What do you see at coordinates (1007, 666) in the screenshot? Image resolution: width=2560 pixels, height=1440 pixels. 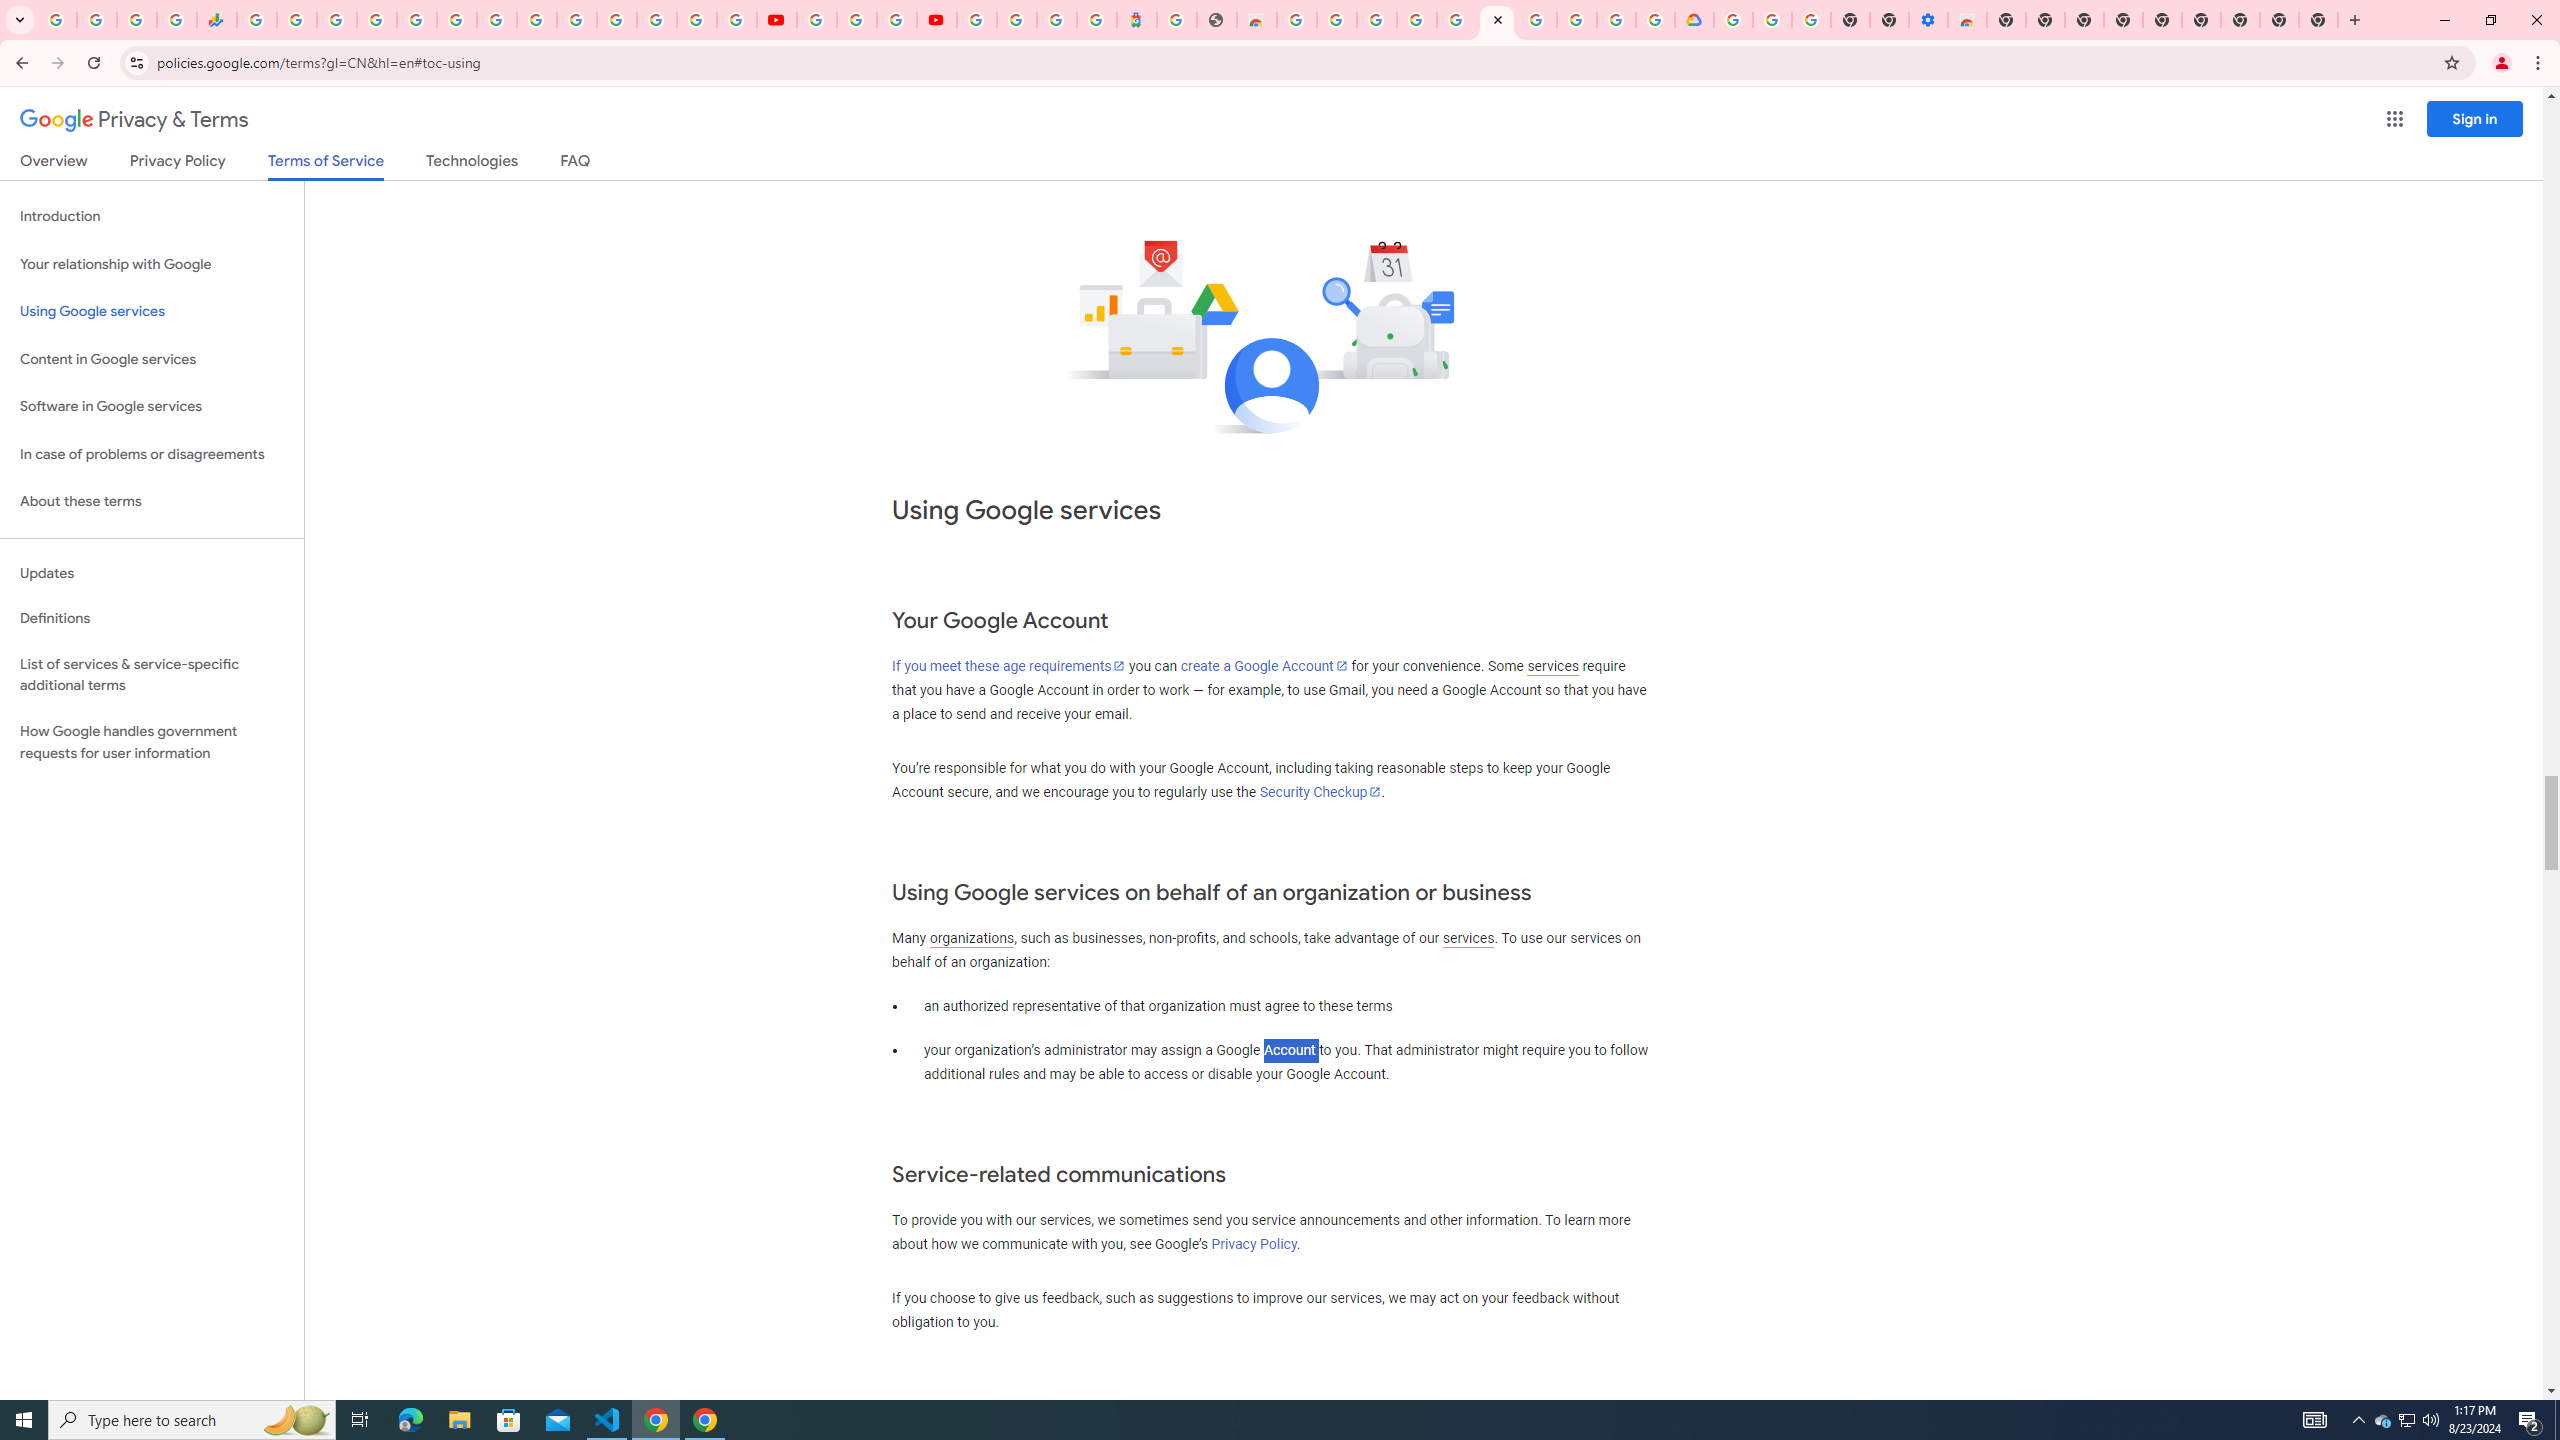 I see `'If you meet these age requirements'` at bounding box center [1007, 666].